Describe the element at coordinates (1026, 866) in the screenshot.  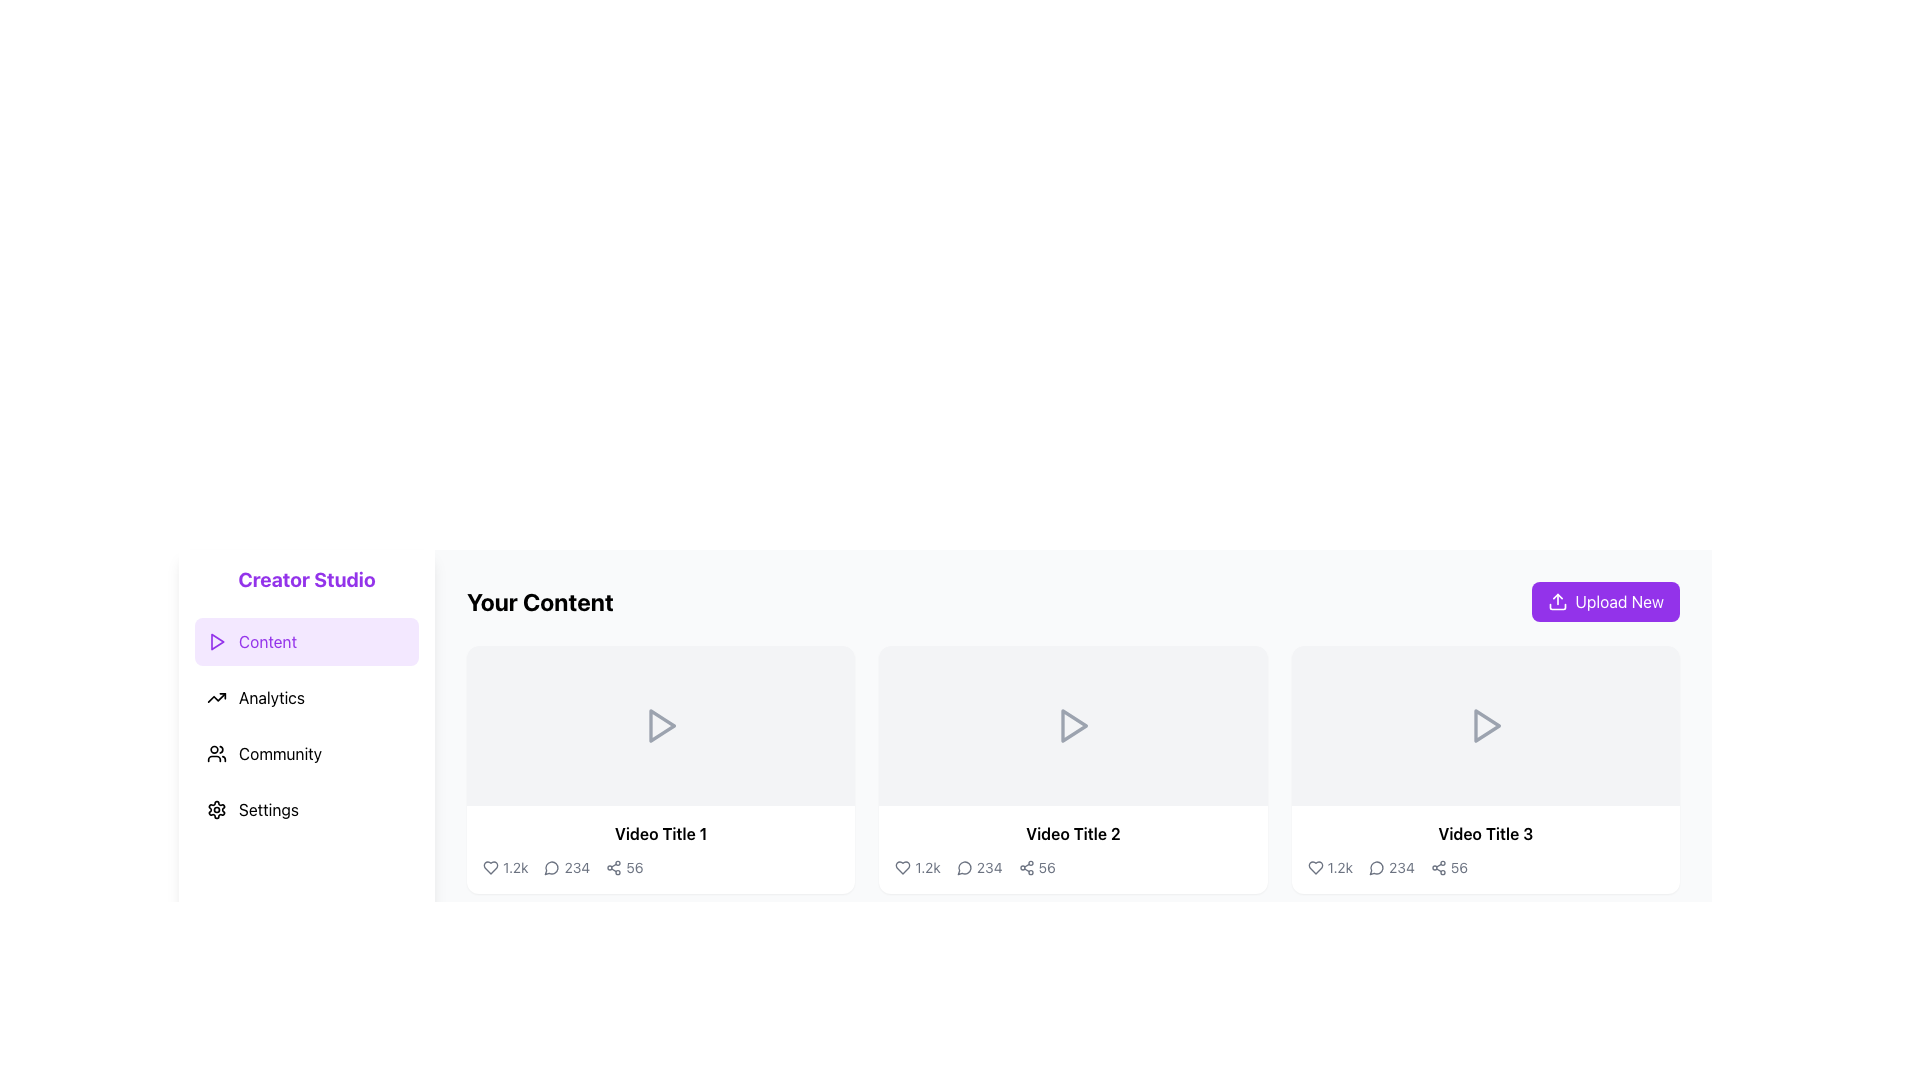
I see `the sharing icon, which features three circles connected by lines in a triangular pattern, located next to the '56' text label below 'Video Title 2' in the second content card of the 'Your Content' section` at that location.